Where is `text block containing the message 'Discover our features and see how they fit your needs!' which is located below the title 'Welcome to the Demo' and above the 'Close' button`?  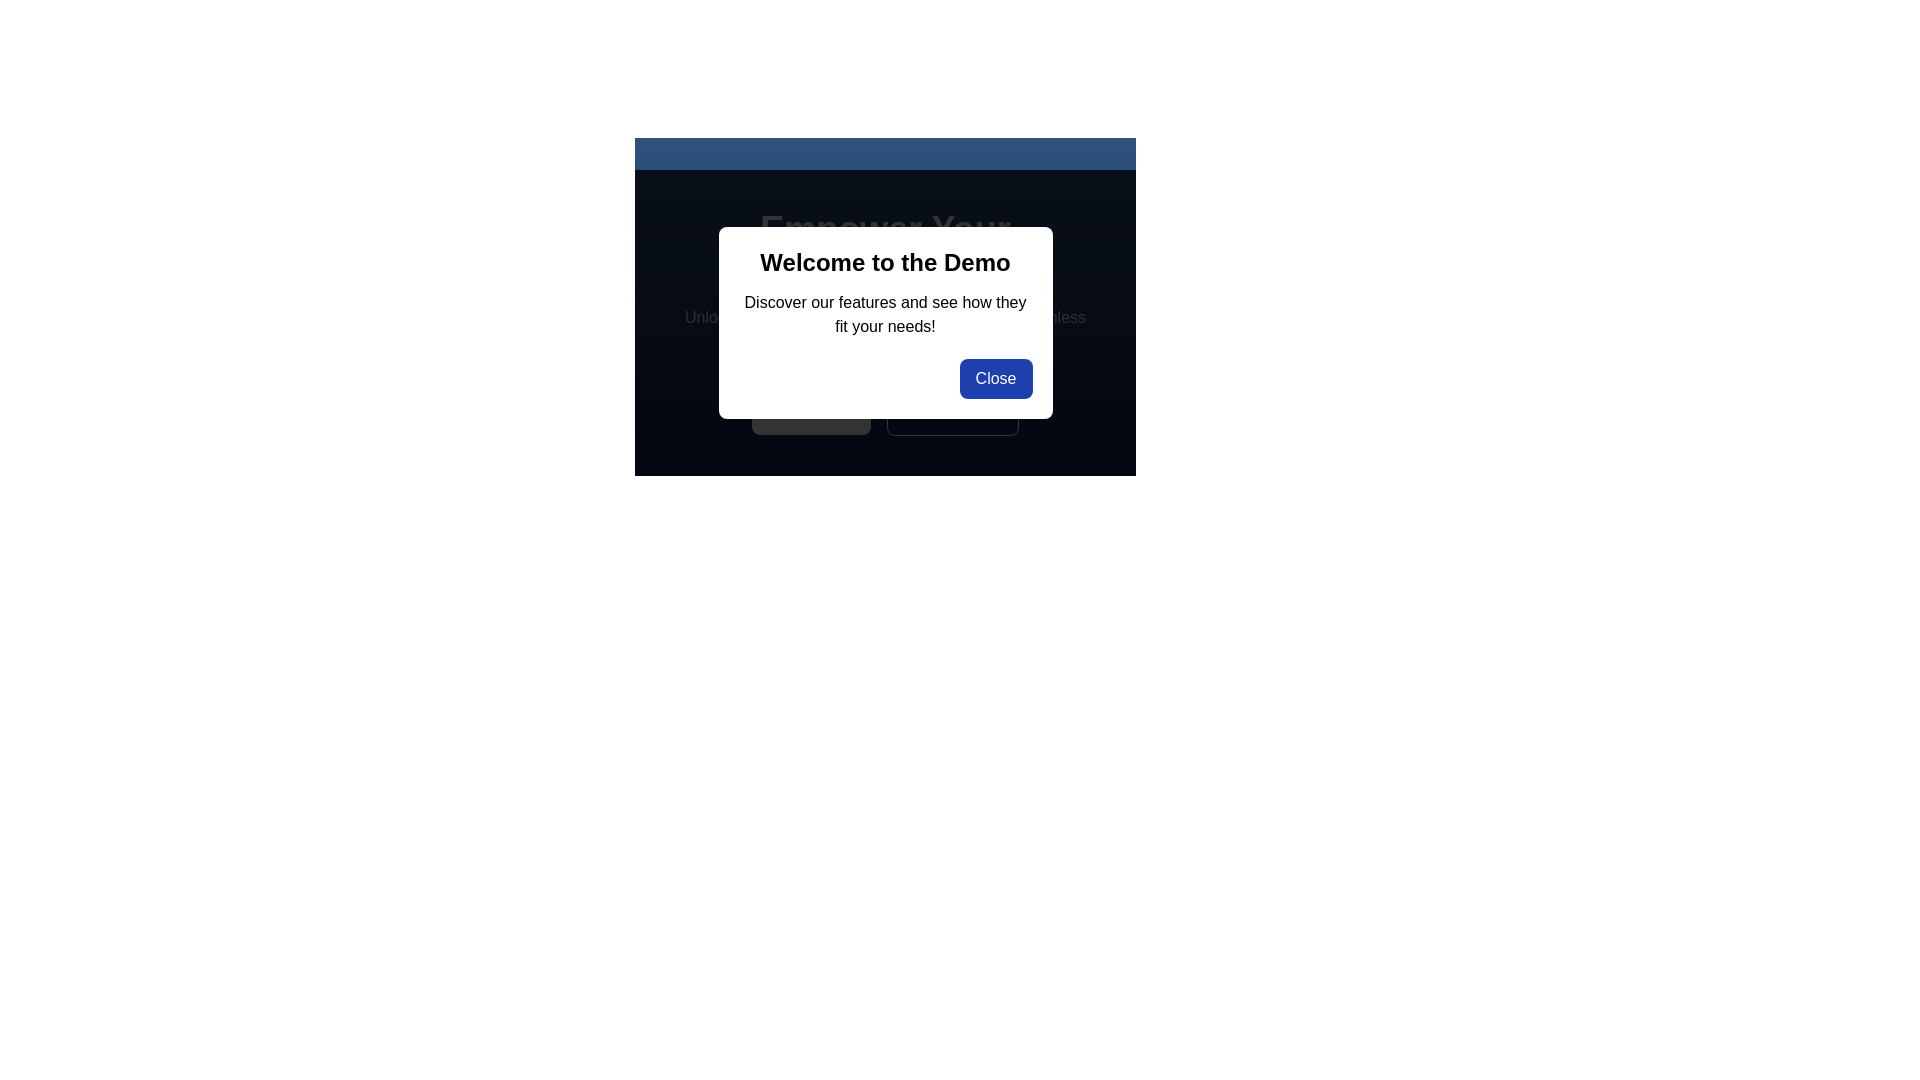
text block containing the message 'Discover our features and see how they fit your needs!' which is located below the title 'Welcome to the Demo' and above the 'Close' button is located at coordinates (884, 315).